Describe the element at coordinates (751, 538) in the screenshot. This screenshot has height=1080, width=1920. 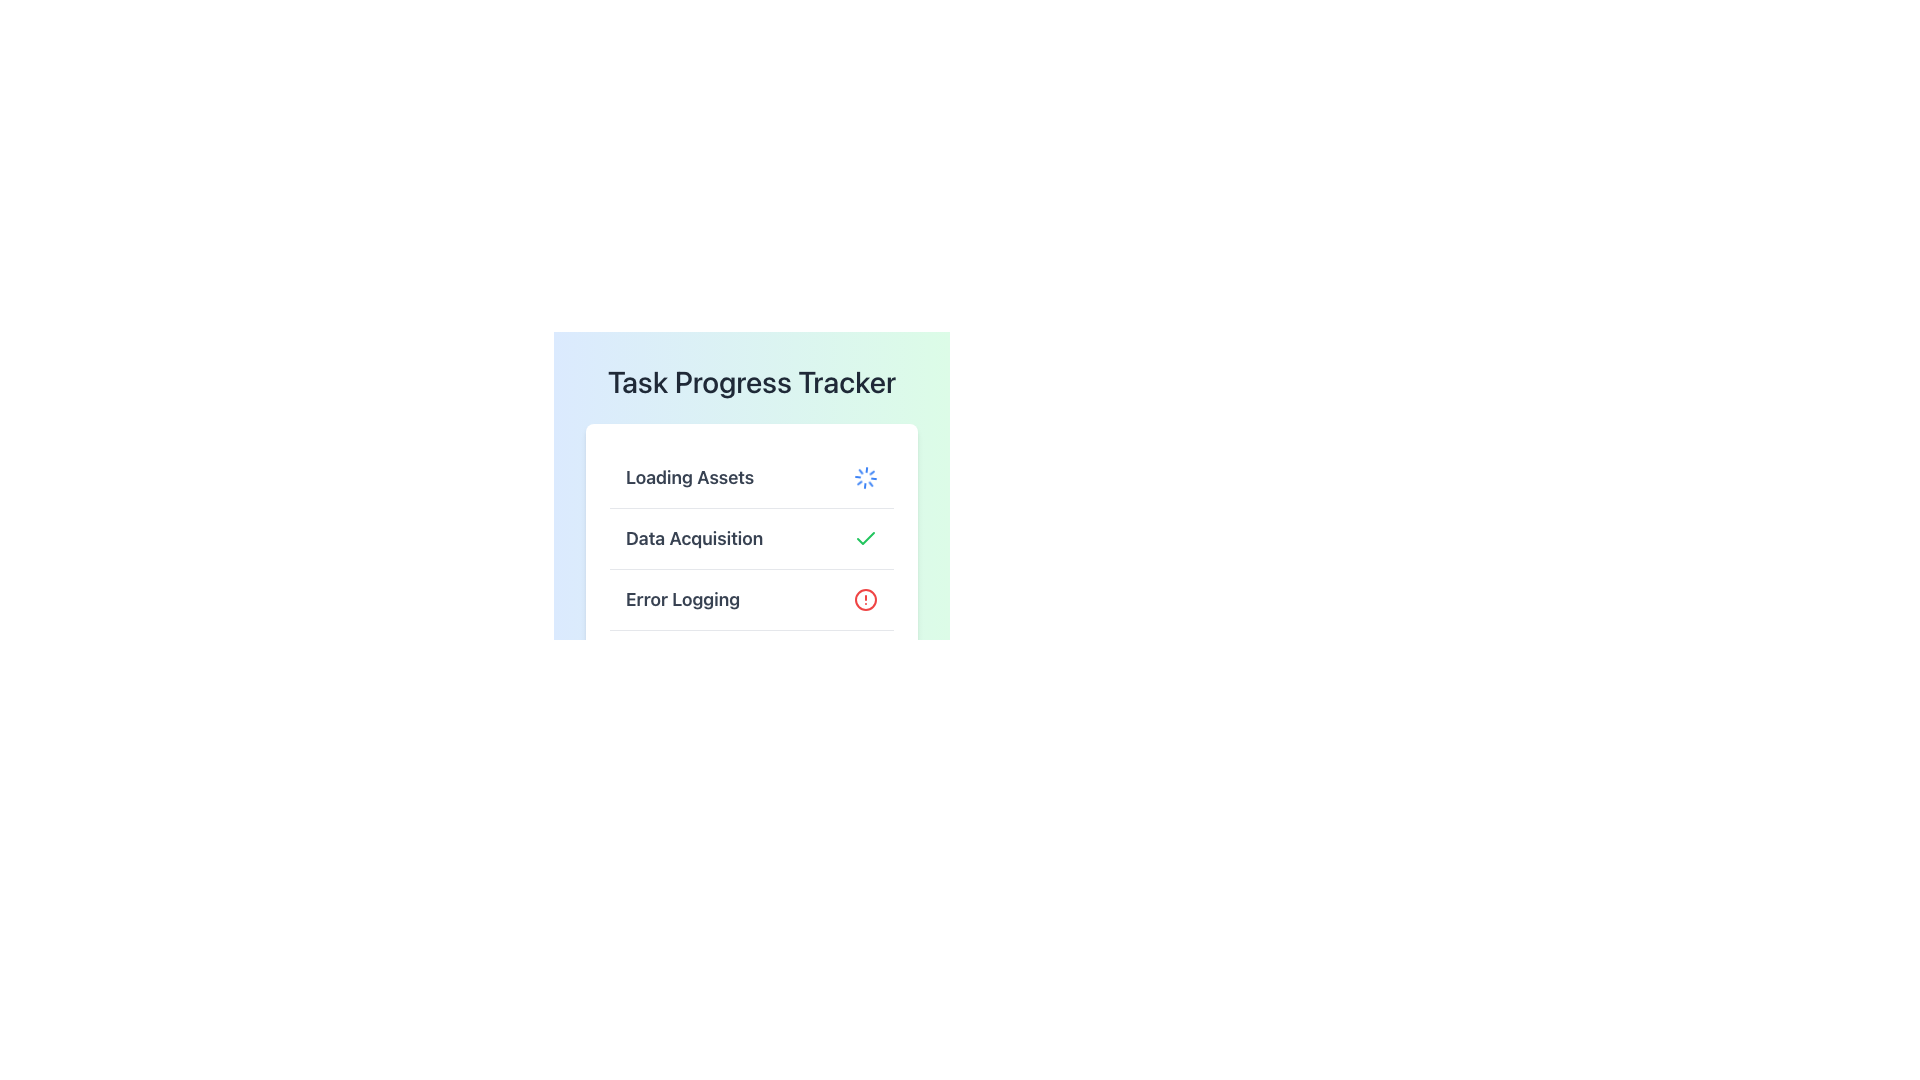
I see `the 'Data Acquisition' task status indicator row in the Task Progress Tracker card` at that location.